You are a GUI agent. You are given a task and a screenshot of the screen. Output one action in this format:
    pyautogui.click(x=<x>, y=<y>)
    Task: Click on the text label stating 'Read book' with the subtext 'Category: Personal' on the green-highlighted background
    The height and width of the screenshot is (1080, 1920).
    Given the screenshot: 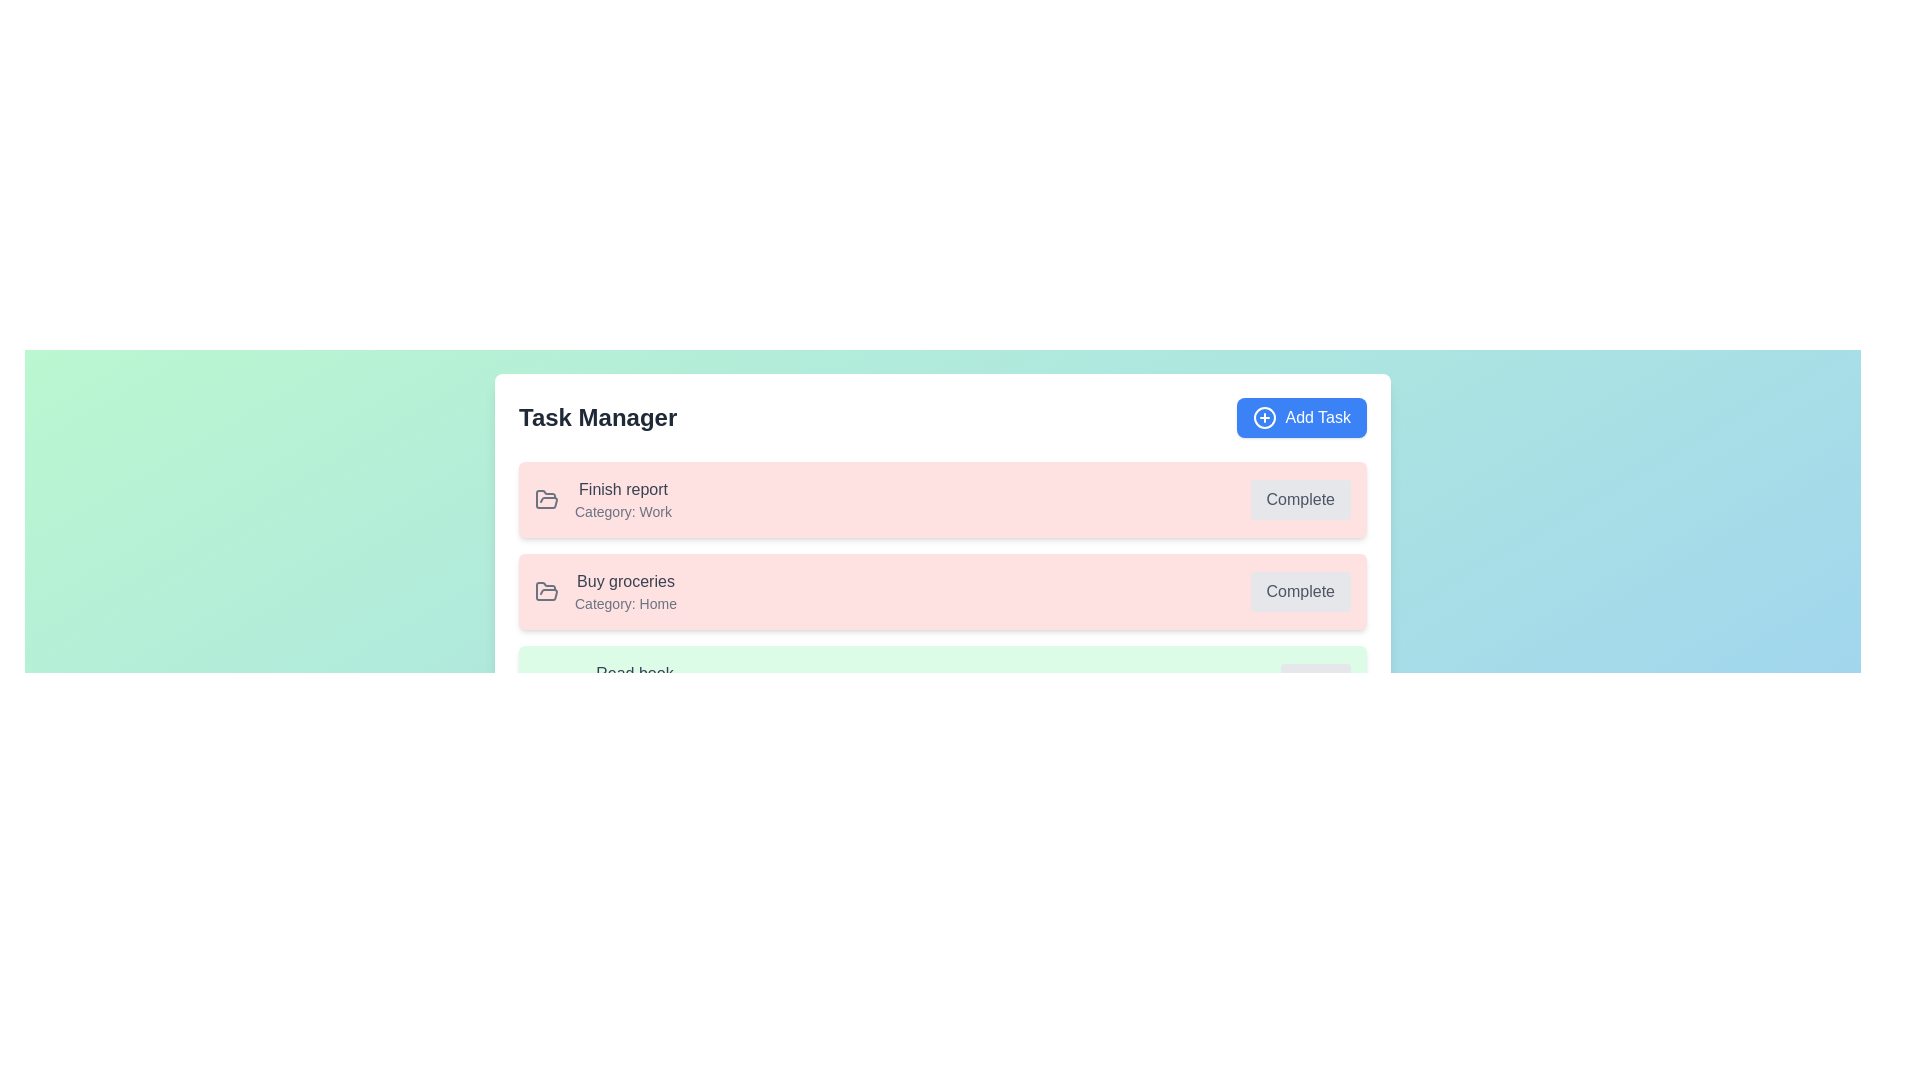 What is the action you would take?
    pyautogui.click(x=613, y=682)
    